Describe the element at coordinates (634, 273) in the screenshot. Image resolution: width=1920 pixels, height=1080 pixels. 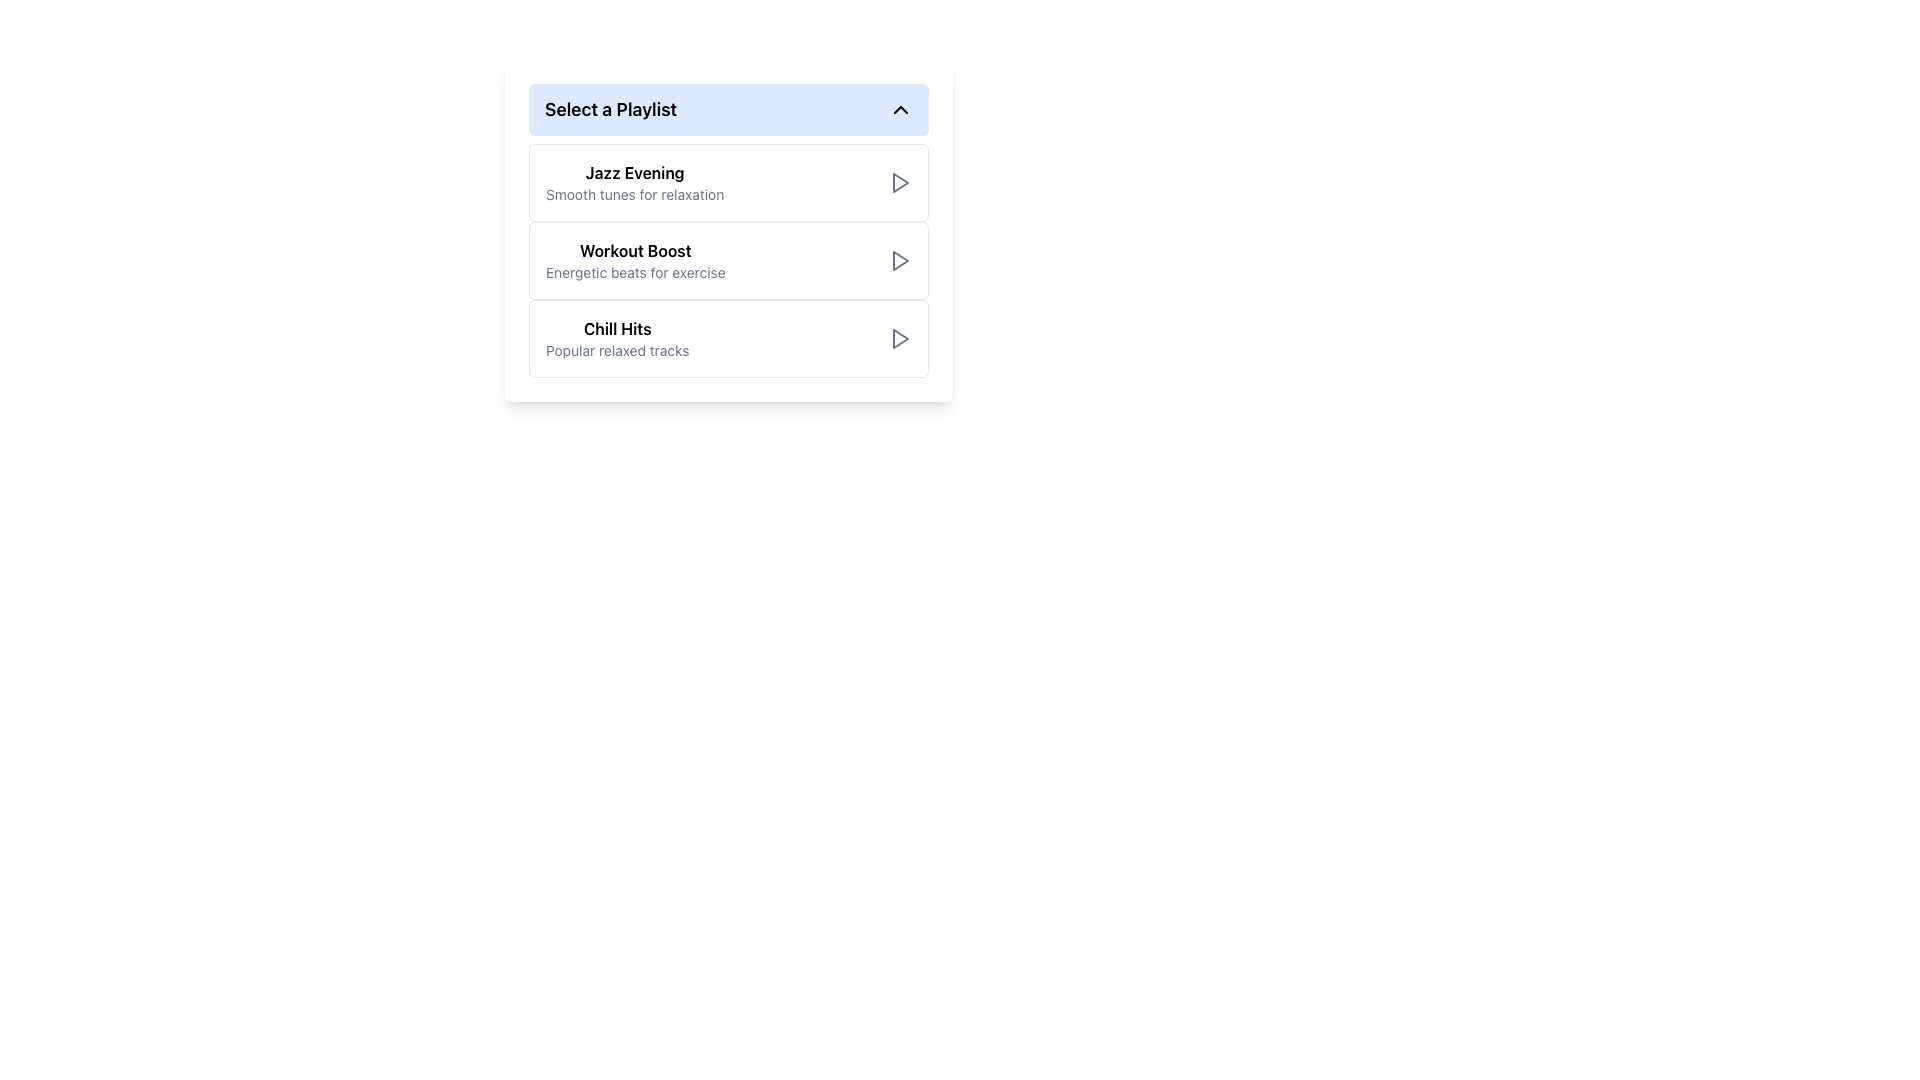
I see `the descriptive text element that provides supplementary information about the playlist titled 'Workout Boost', located in the second card of the playlist selection list` at that location.